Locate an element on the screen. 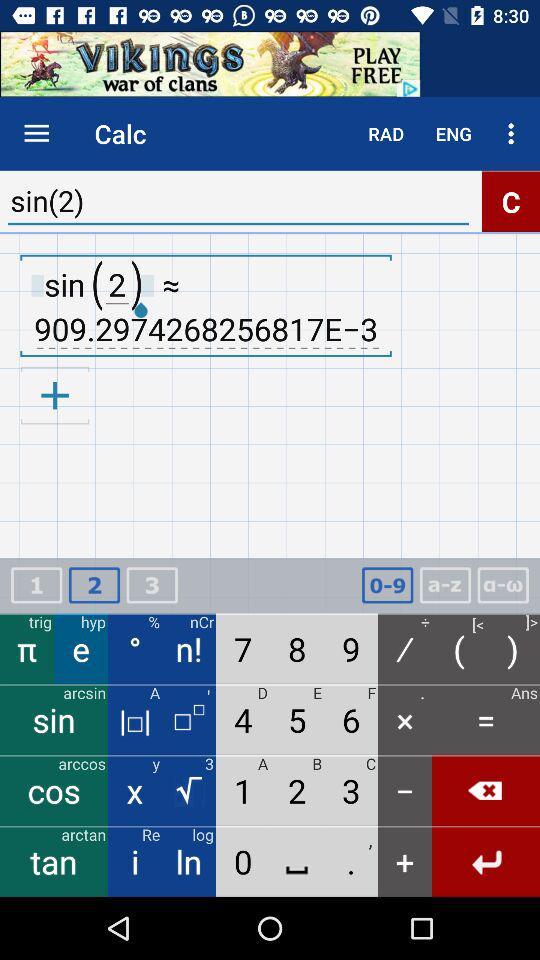 The image size is (540, 960). change keyboard is located at coordinates (445, 585).